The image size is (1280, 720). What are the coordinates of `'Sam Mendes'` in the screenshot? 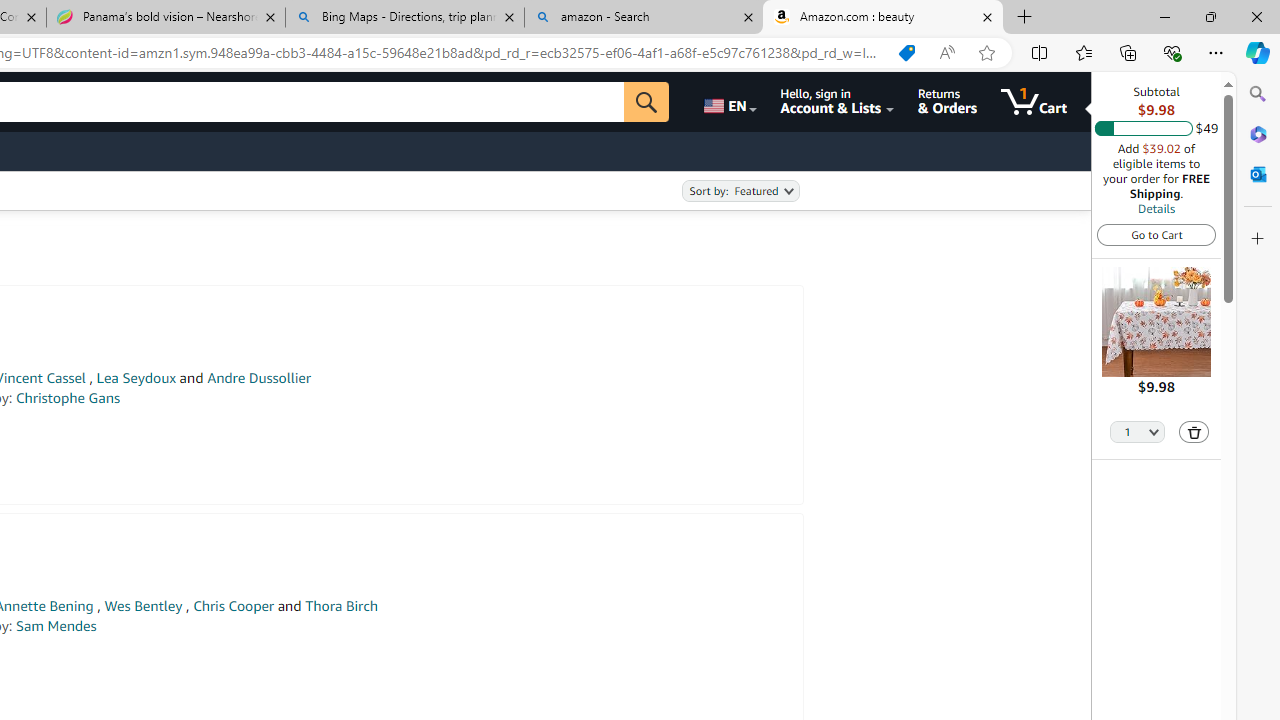 It's located at (56, 625).